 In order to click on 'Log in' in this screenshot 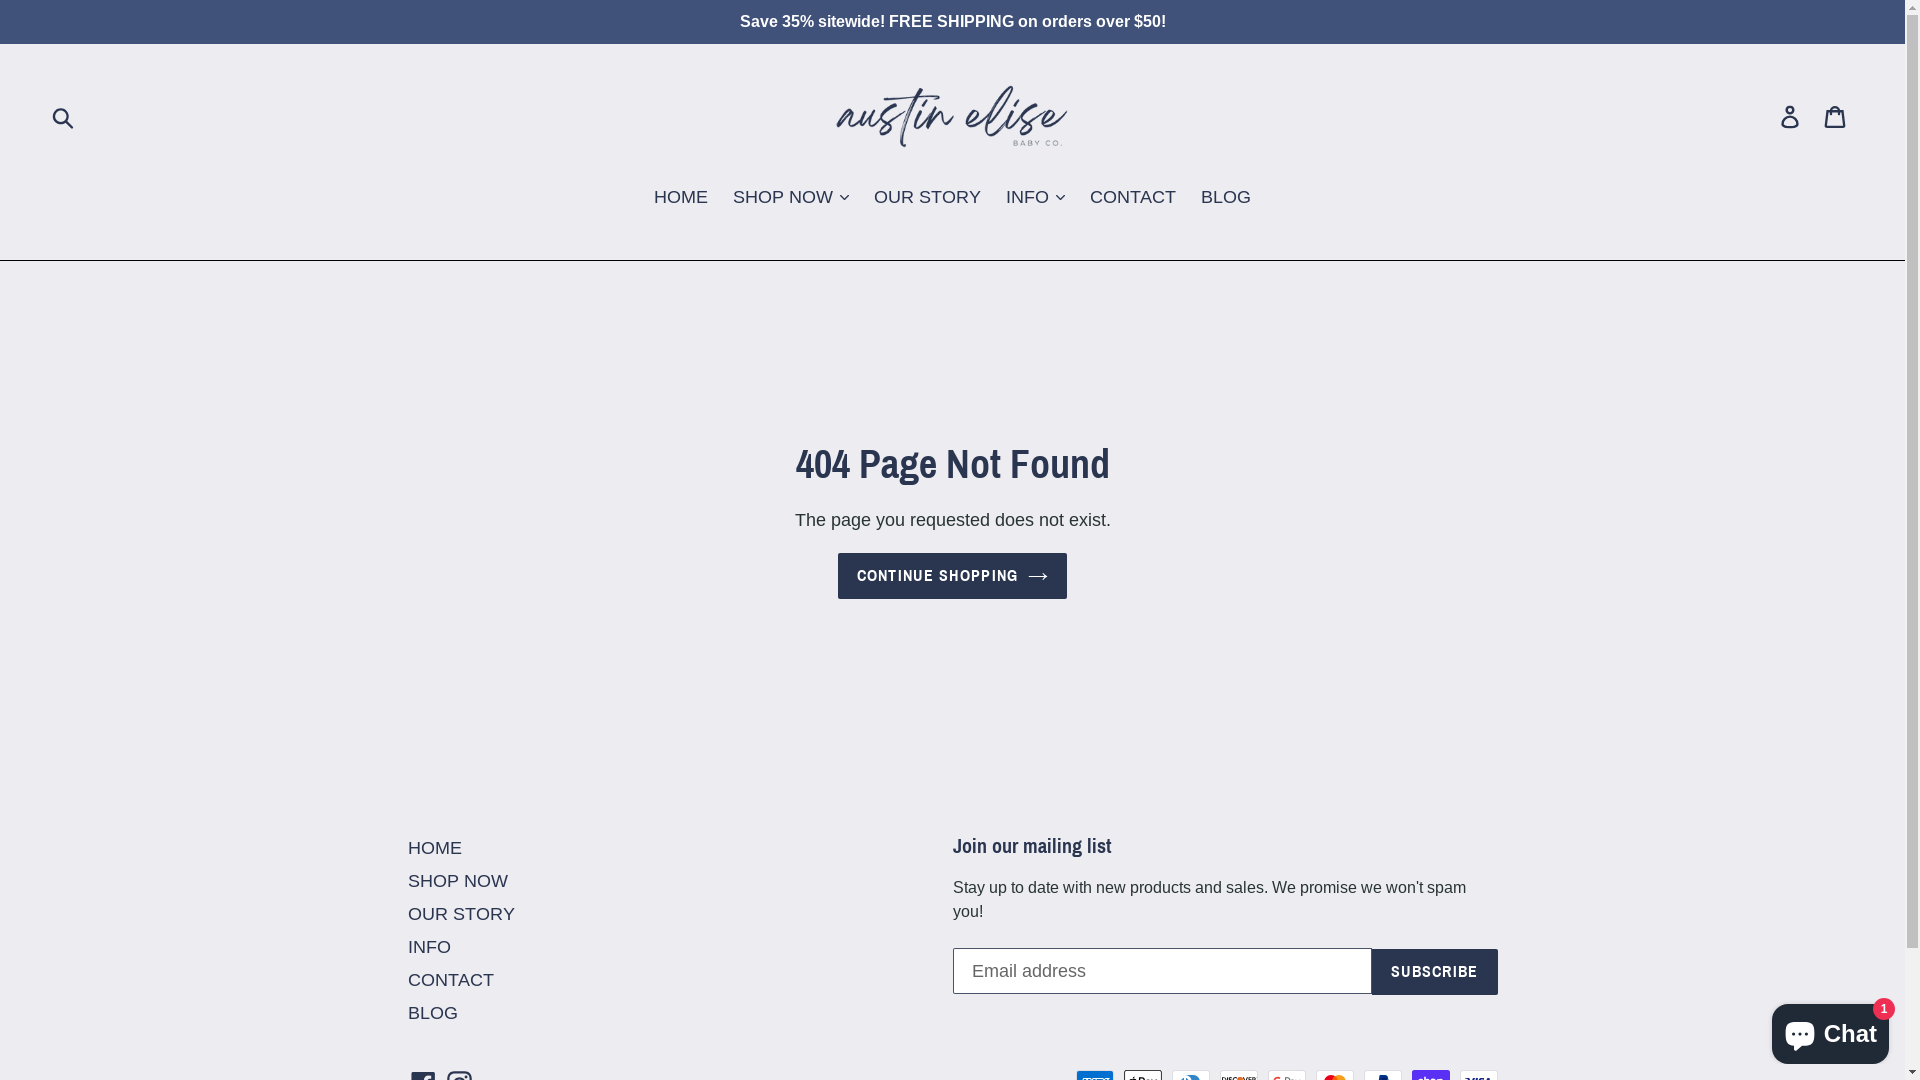, I will do `click(1791, 115)`.